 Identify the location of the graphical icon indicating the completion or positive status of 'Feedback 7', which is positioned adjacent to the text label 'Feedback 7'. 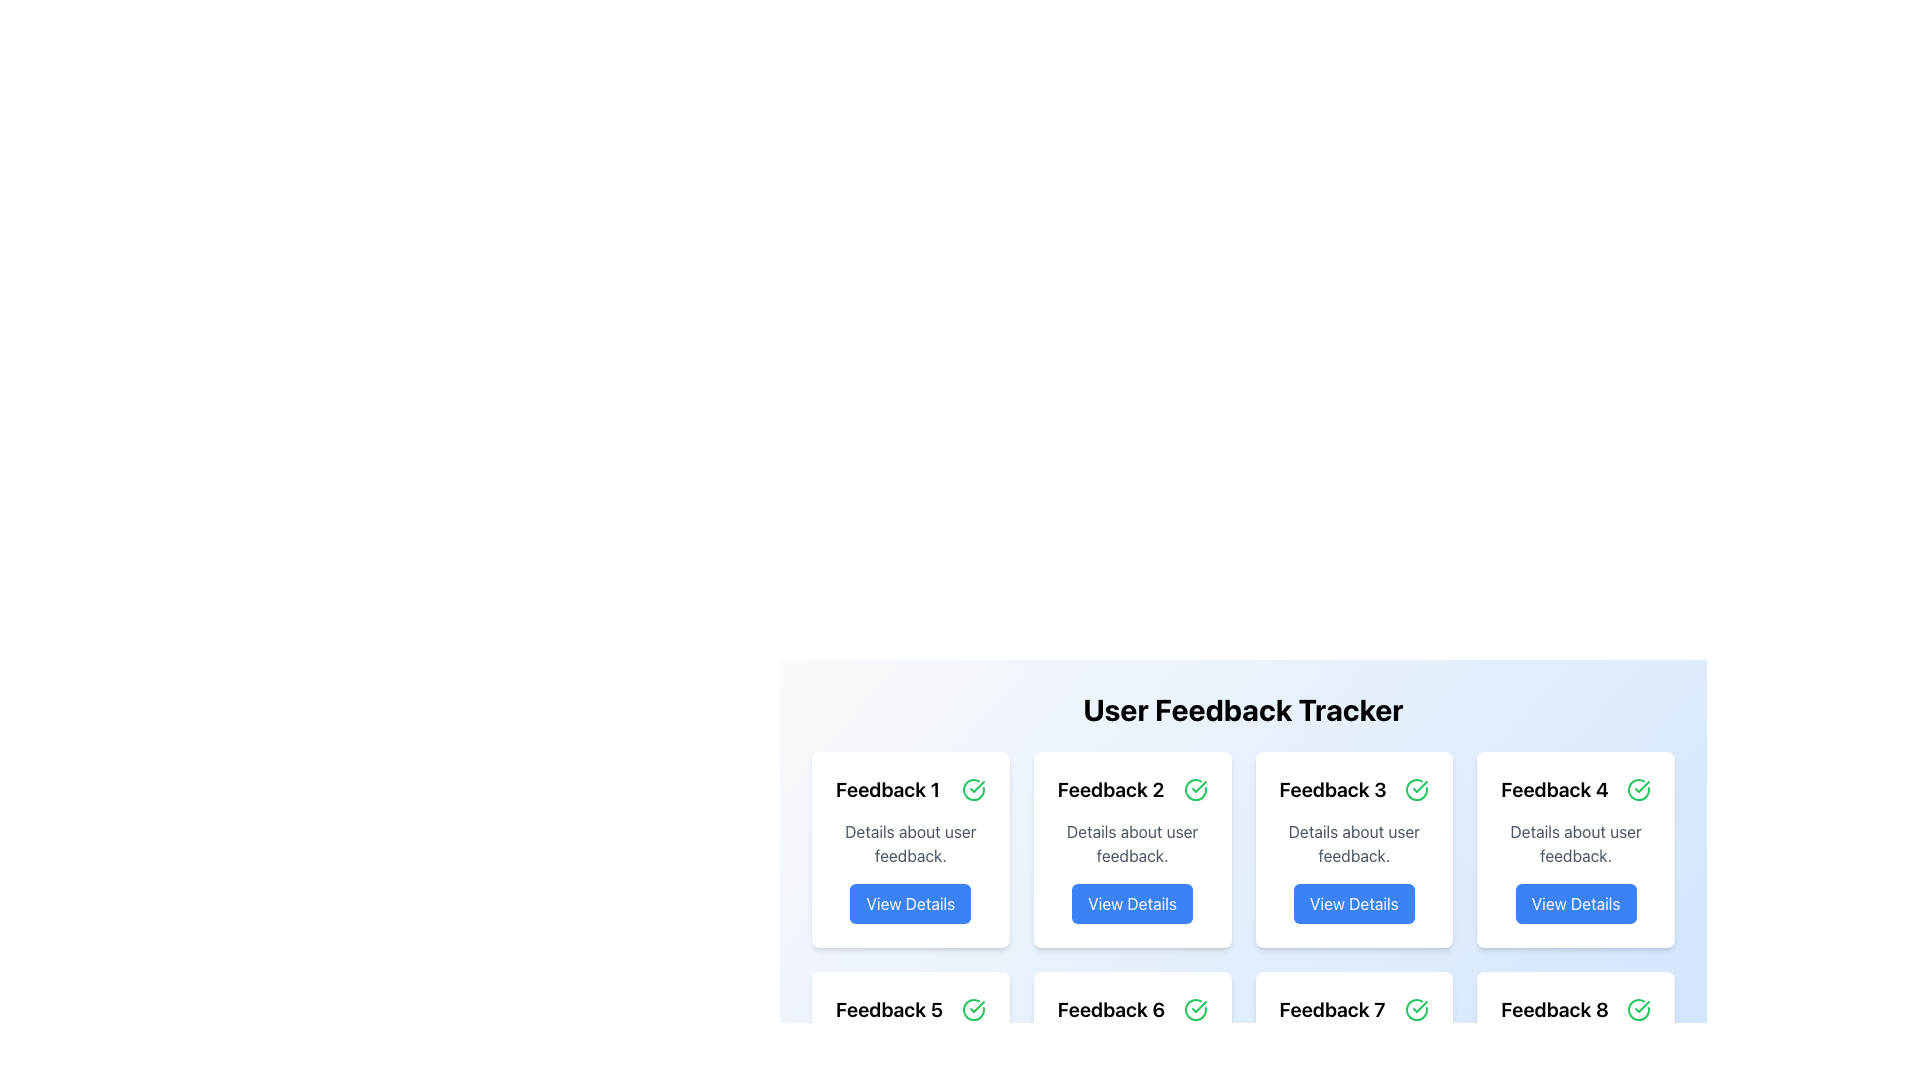
(1416, 1010).